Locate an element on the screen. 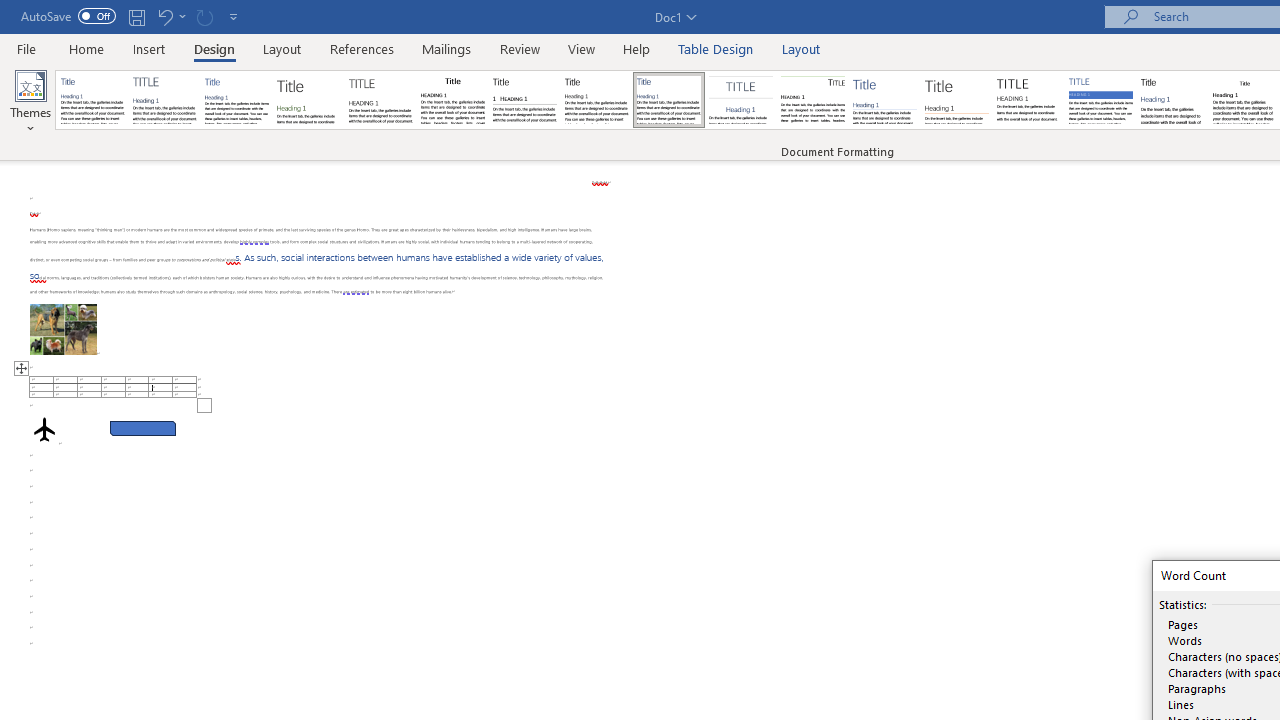 The height and width of the screenshot is (720, 1280). 'Rectangle: Diagonal Corners Snipped 2' is located at coordinates (142, 427).